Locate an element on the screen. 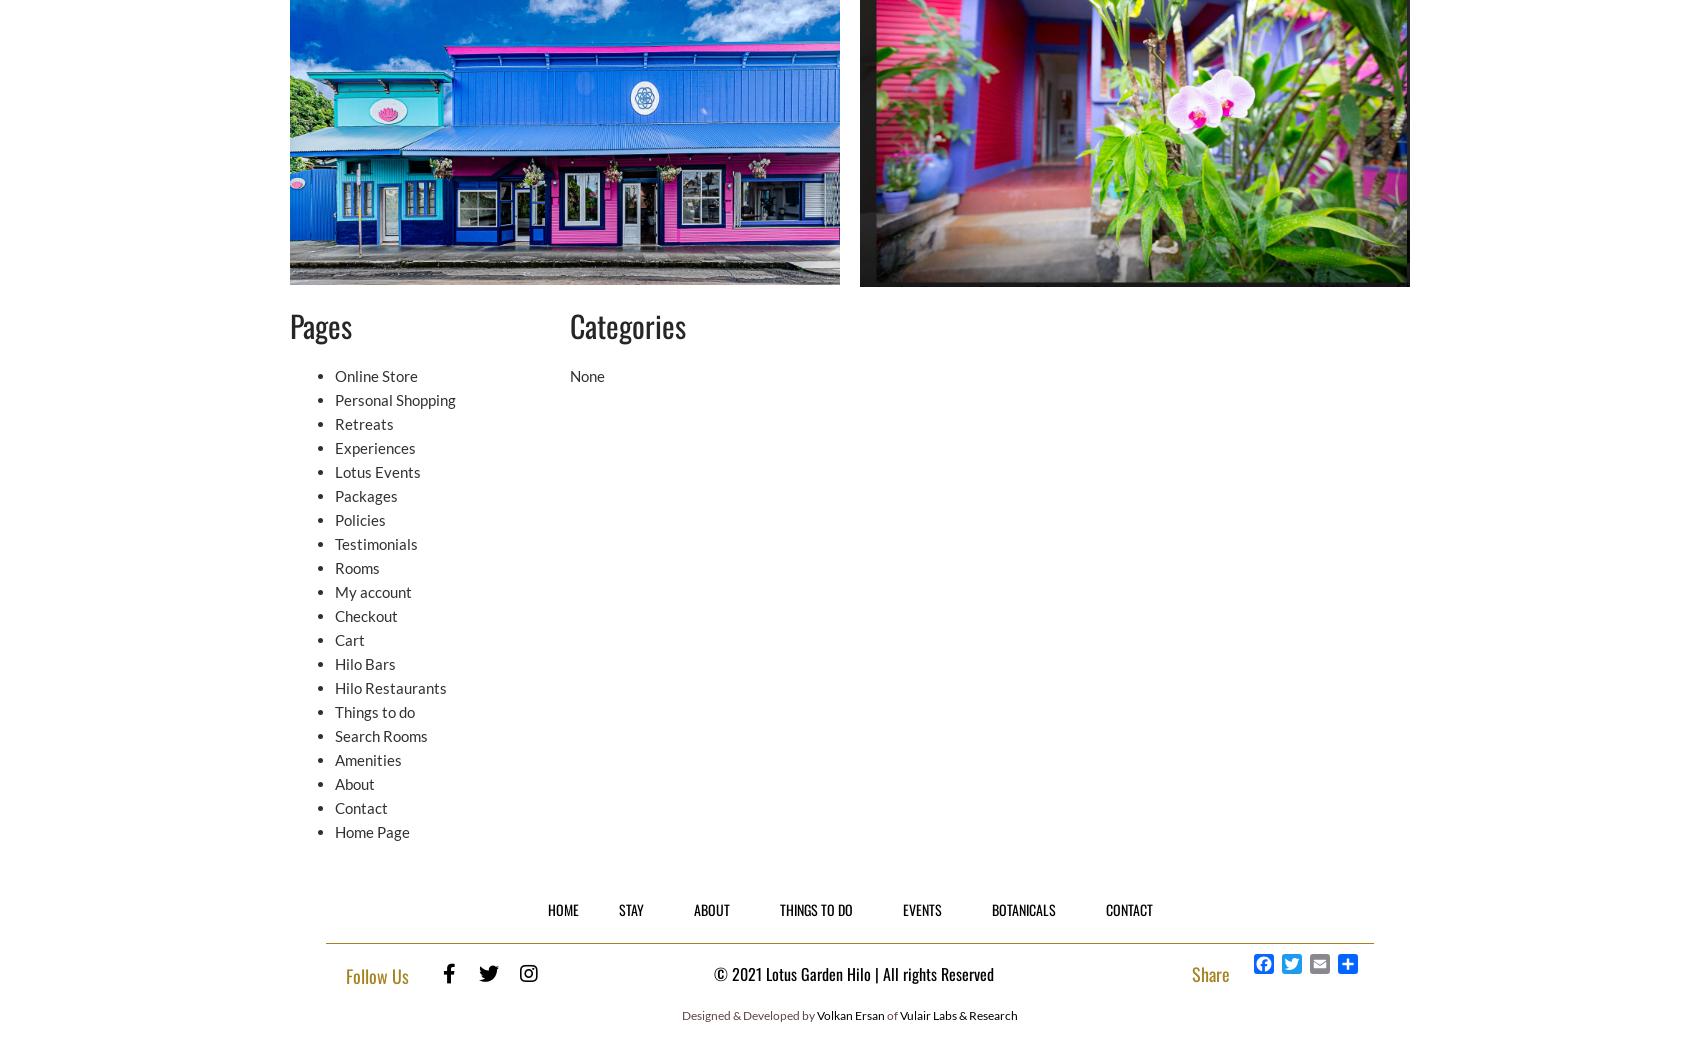 The image size is (1700, 1048). 'Hilo Restaurants' is located at coordinates (390, 688).